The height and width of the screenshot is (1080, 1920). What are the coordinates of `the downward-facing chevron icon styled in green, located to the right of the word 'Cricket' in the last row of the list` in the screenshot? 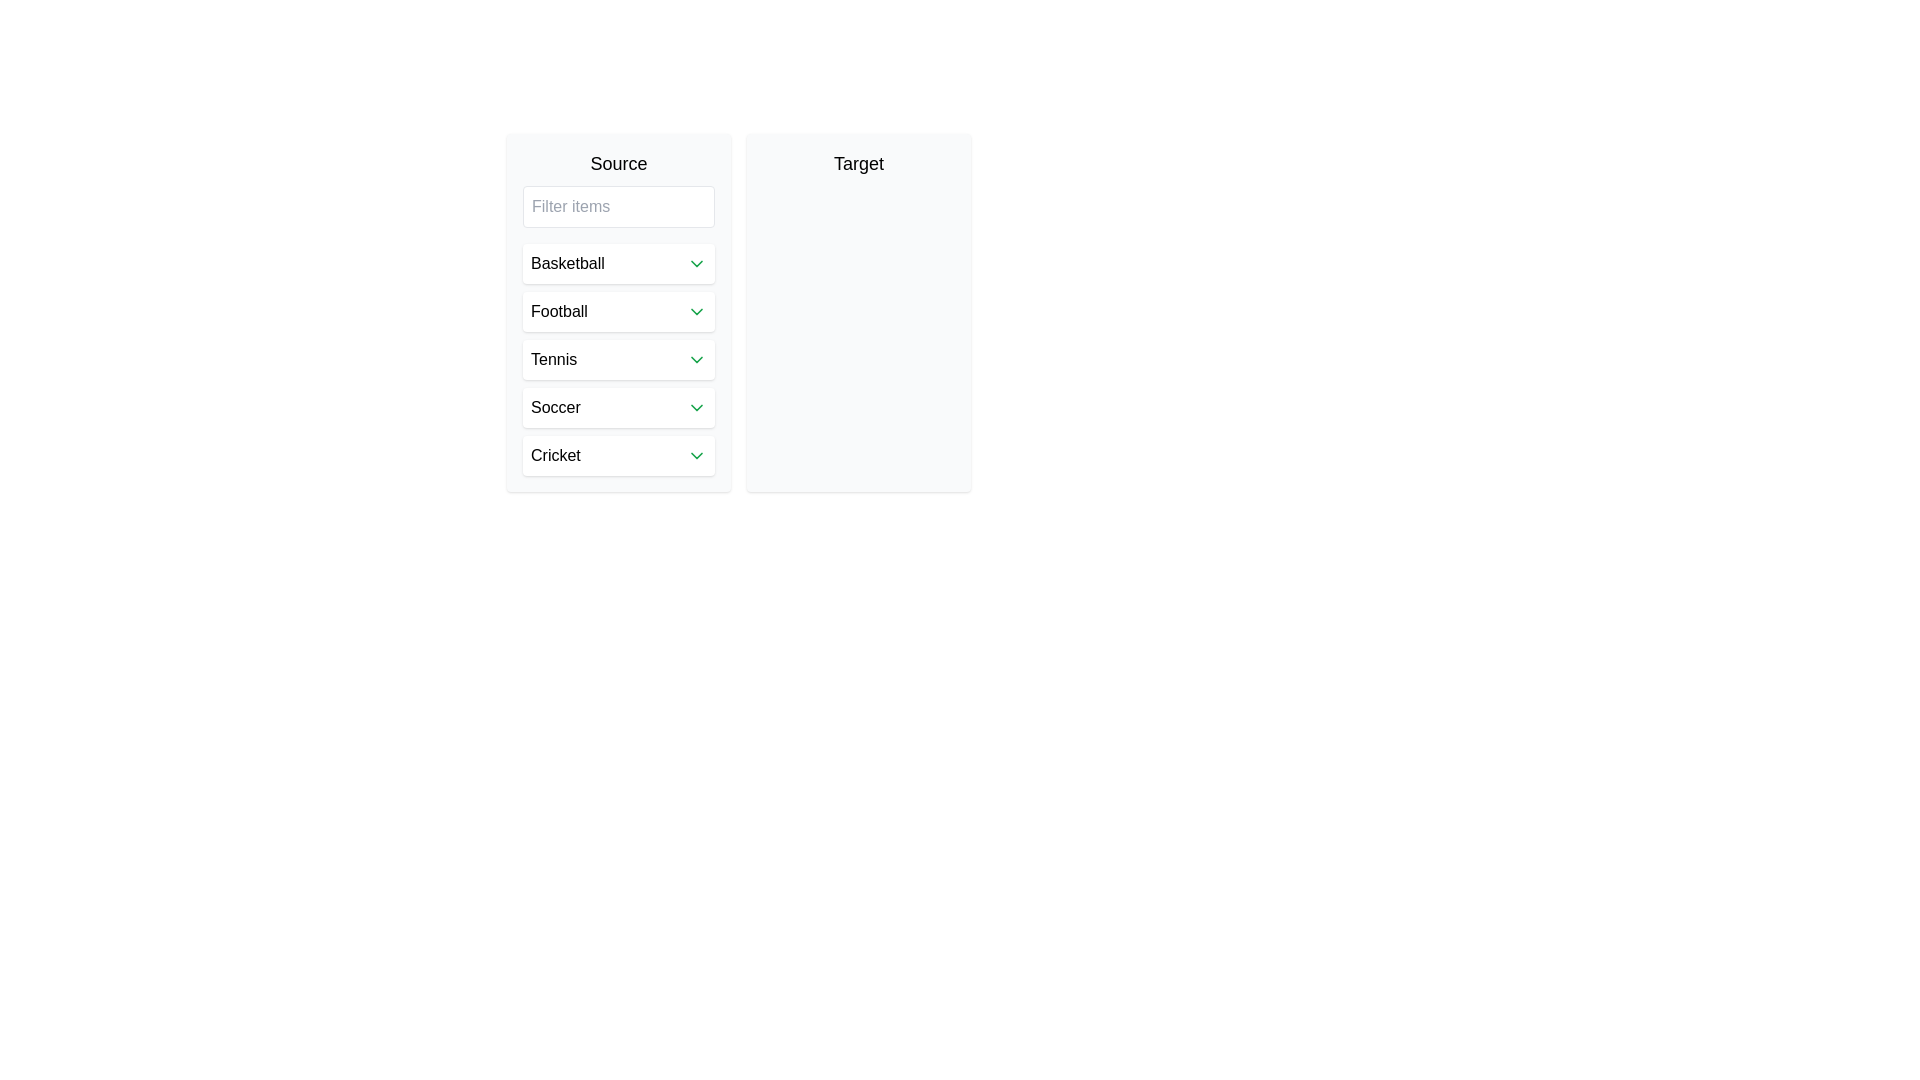 It's located at (696, 455).